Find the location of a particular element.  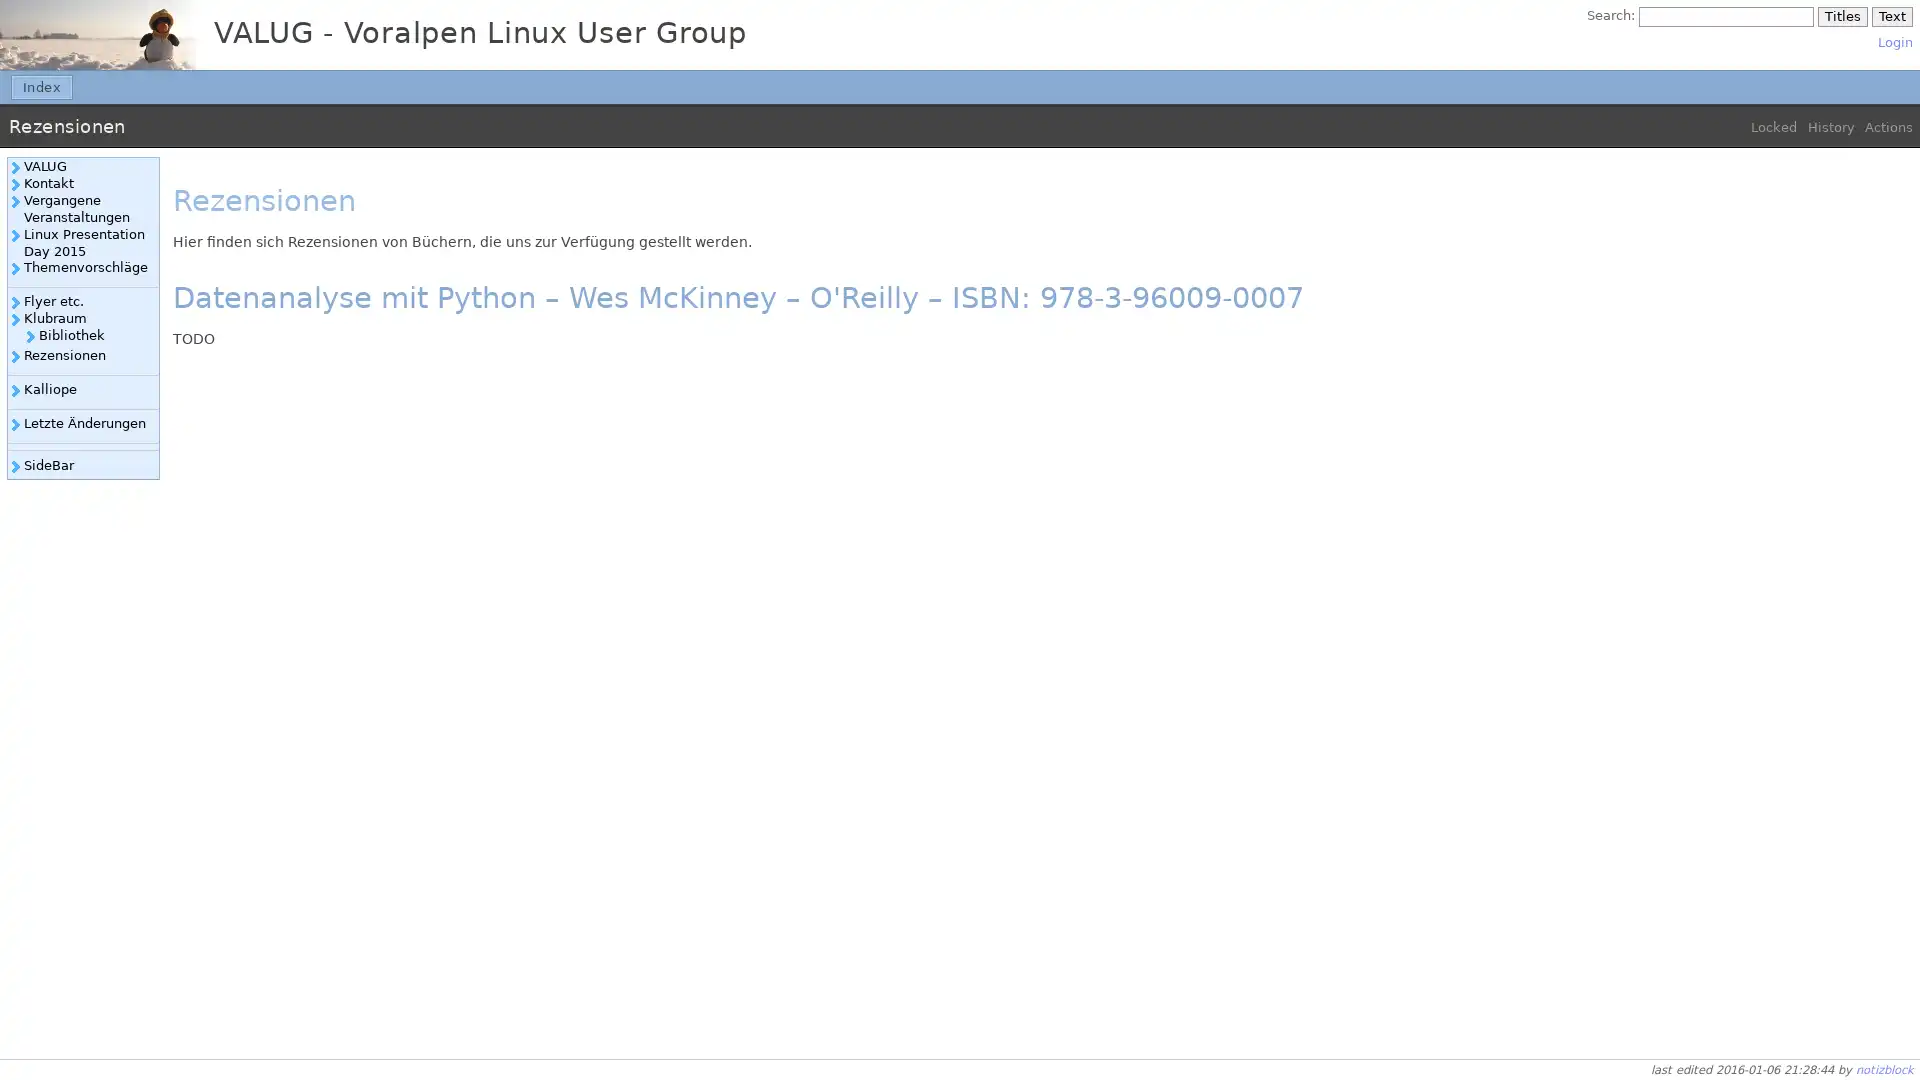

Text is located at coordinates (1890, 16).